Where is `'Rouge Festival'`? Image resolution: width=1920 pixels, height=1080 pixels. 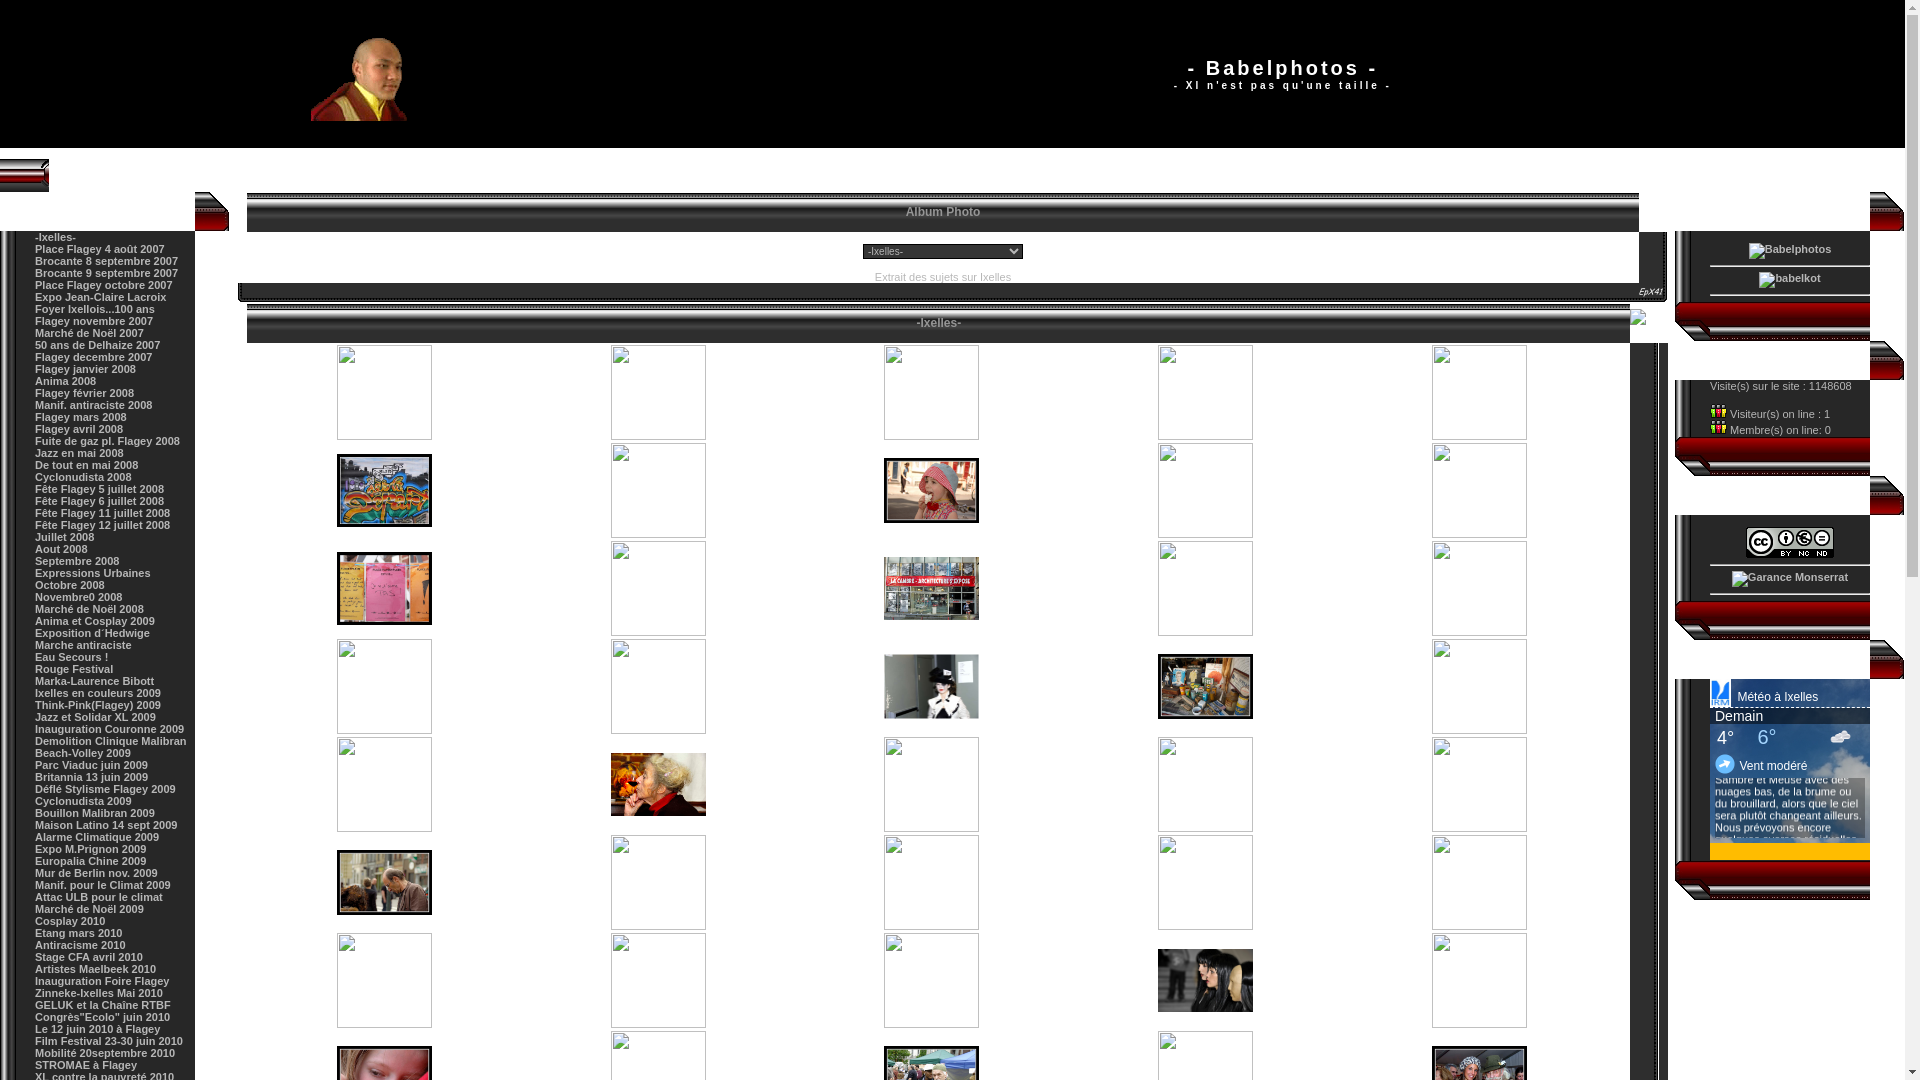
'Rouge Festival' is located at coordinates (34, 668).